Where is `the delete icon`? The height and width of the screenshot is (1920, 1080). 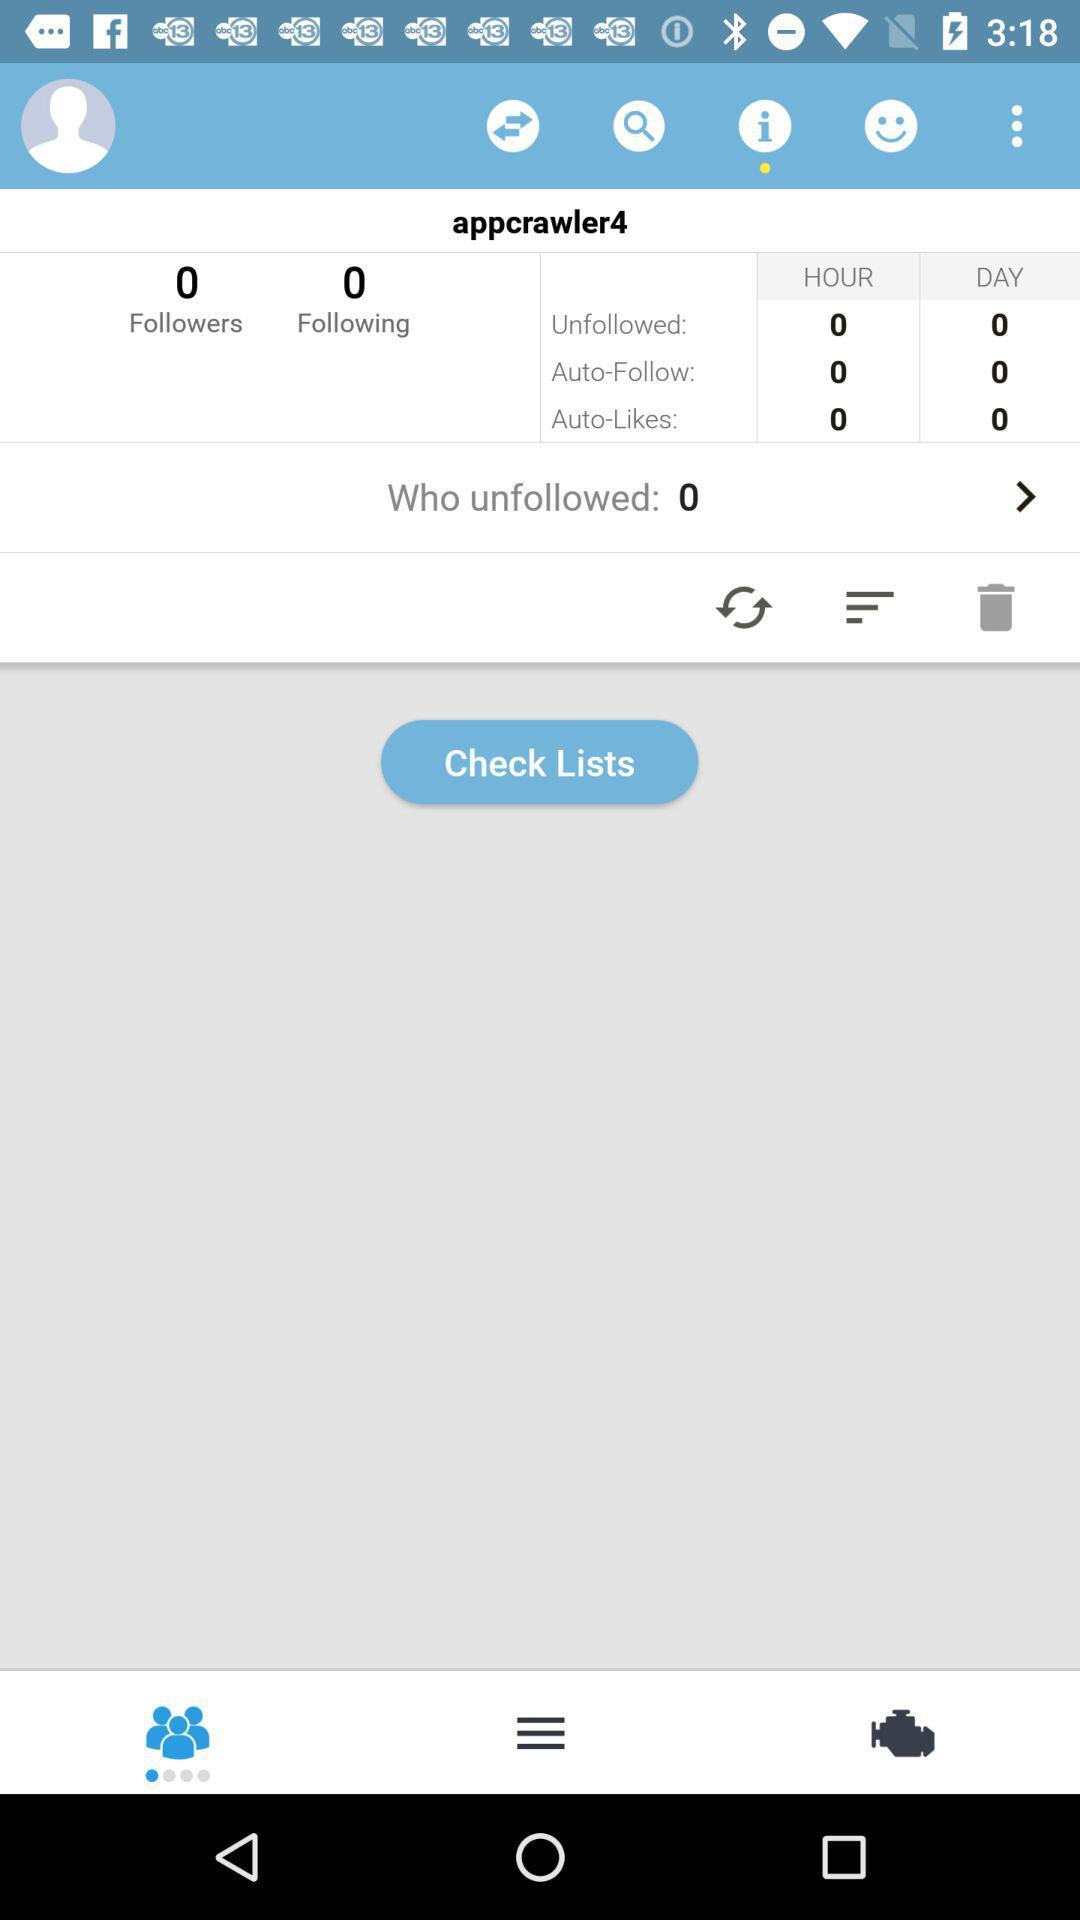
the delete icon is located at coordinates (995, 606).